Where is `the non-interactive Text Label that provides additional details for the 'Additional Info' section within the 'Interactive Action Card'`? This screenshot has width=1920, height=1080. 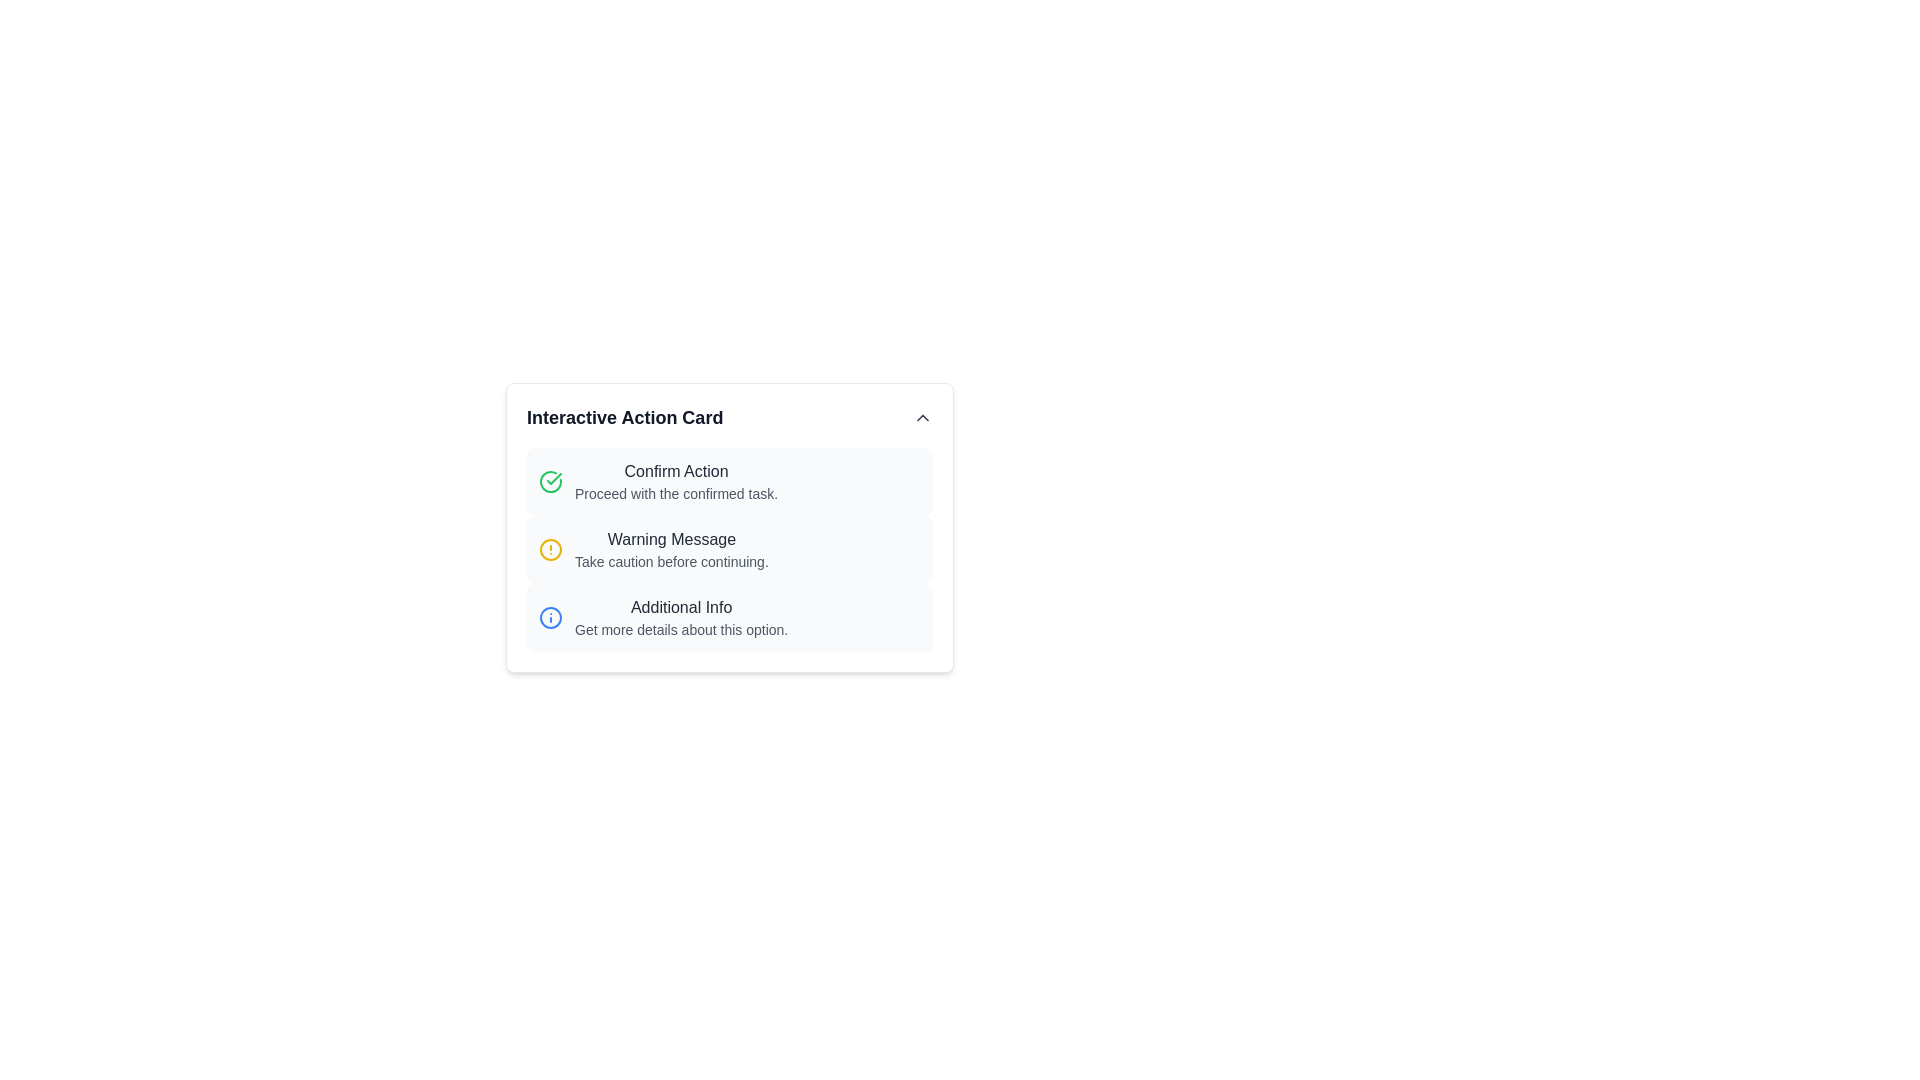 the non-interactive Text Label that provides additional details for the 'Additional Info' section within the 'Interactive Action Card' is located at coordinates (681, 628).